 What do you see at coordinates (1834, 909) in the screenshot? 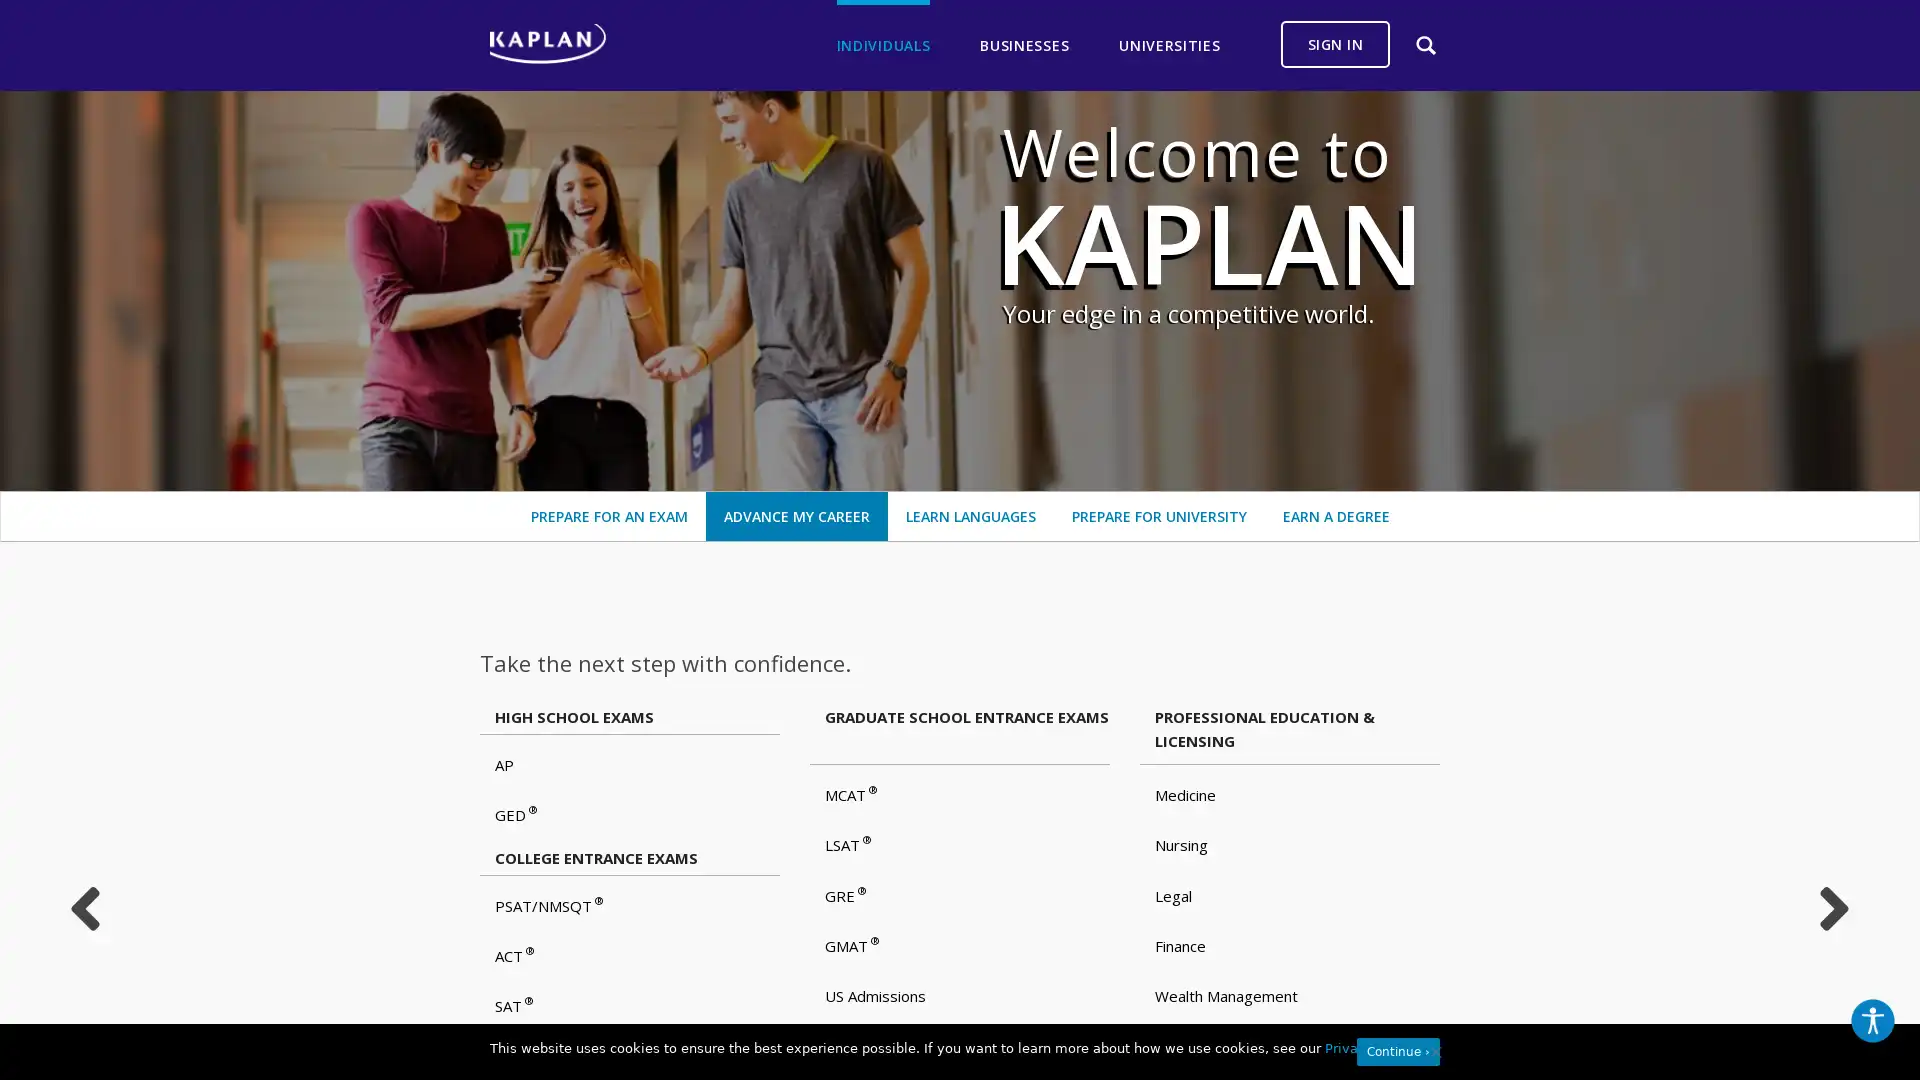
I see `Next` at bounding box center [1834, 909].